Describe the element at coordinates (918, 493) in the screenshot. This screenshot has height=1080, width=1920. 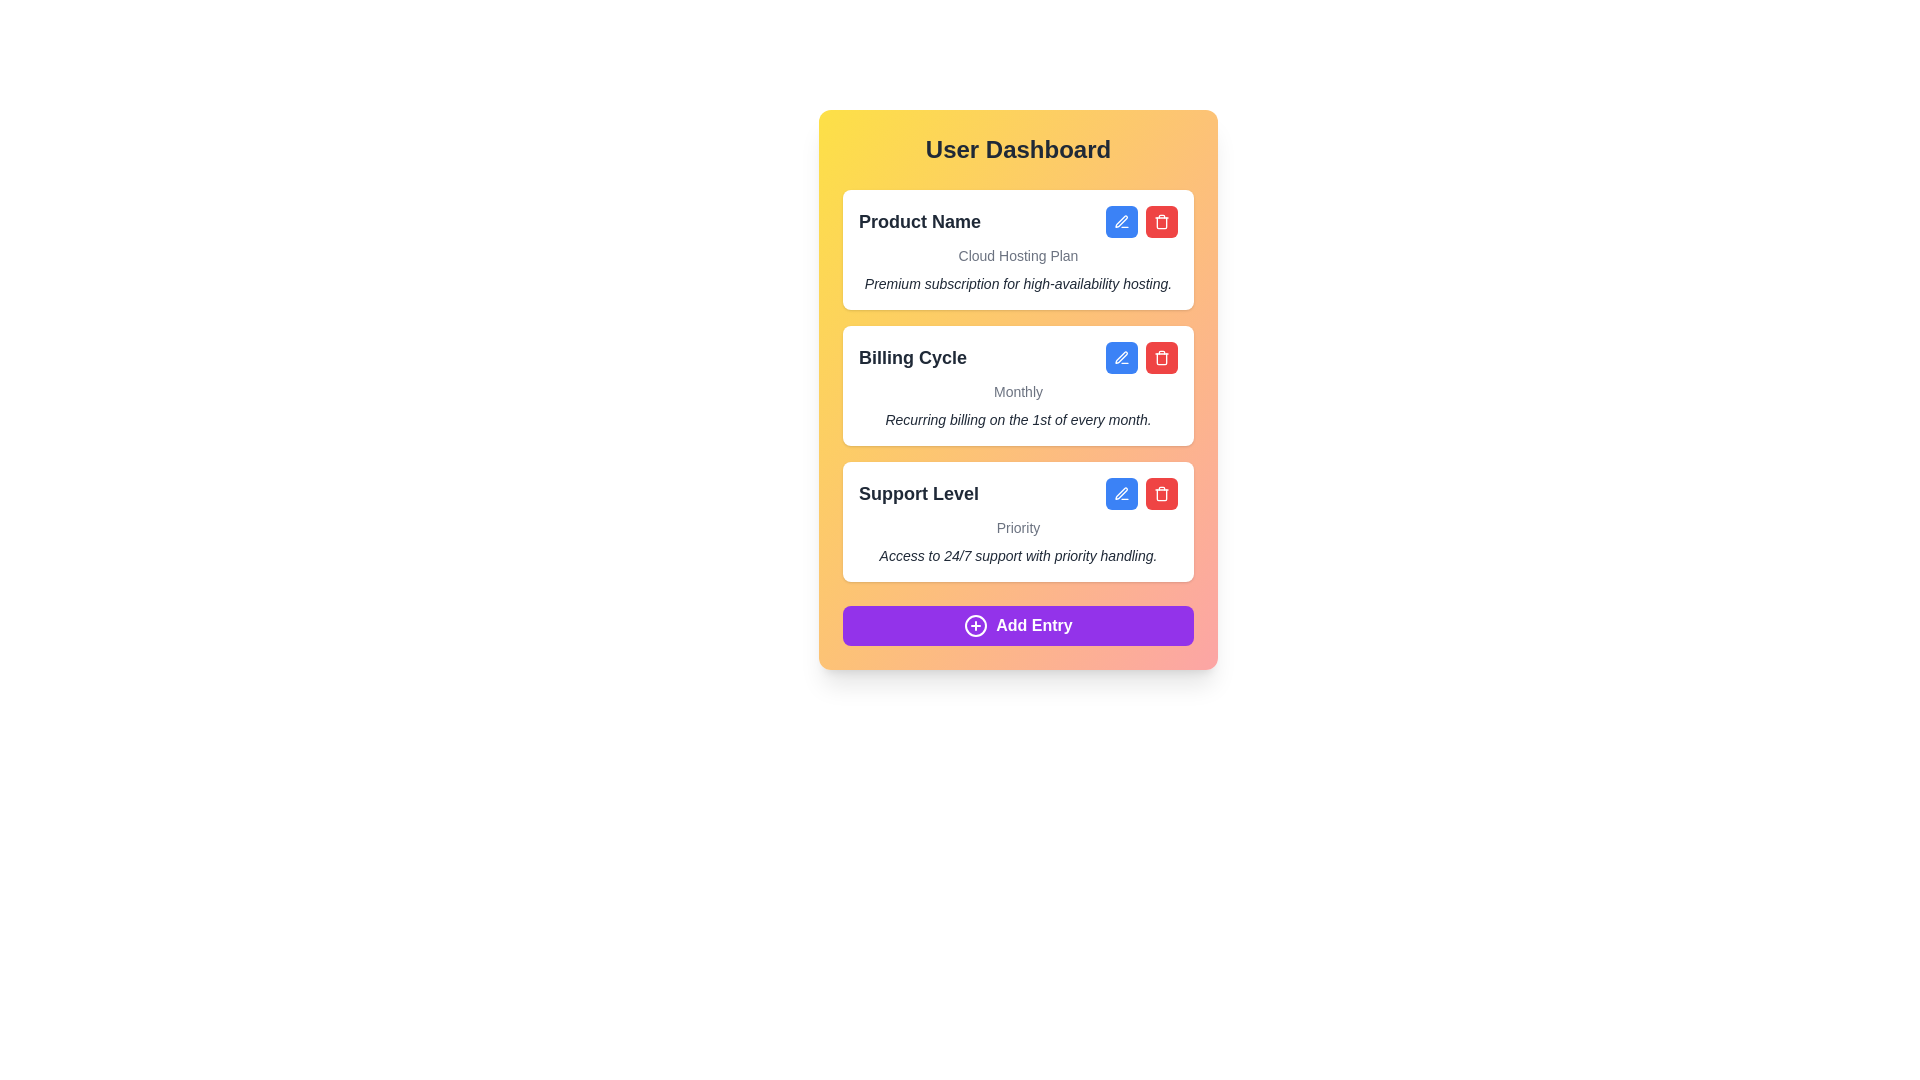
I see `the 'Support Level' text label, which is styled with a bold font and larger size, positioned in the middle section of the user dashboard, directly above the 'Priority' label` at that location.